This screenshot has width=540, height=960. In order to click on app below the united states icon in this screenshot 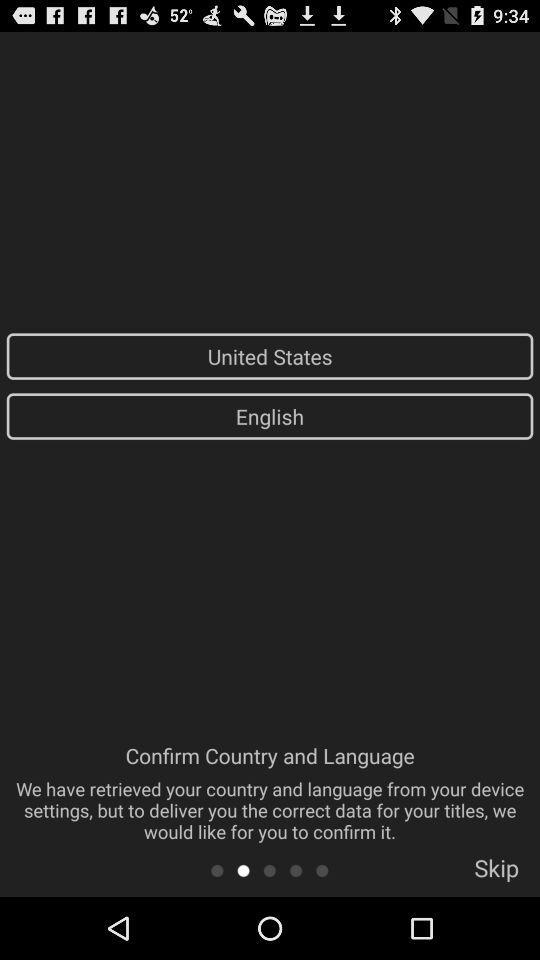, I will do `click(270, 415)`.